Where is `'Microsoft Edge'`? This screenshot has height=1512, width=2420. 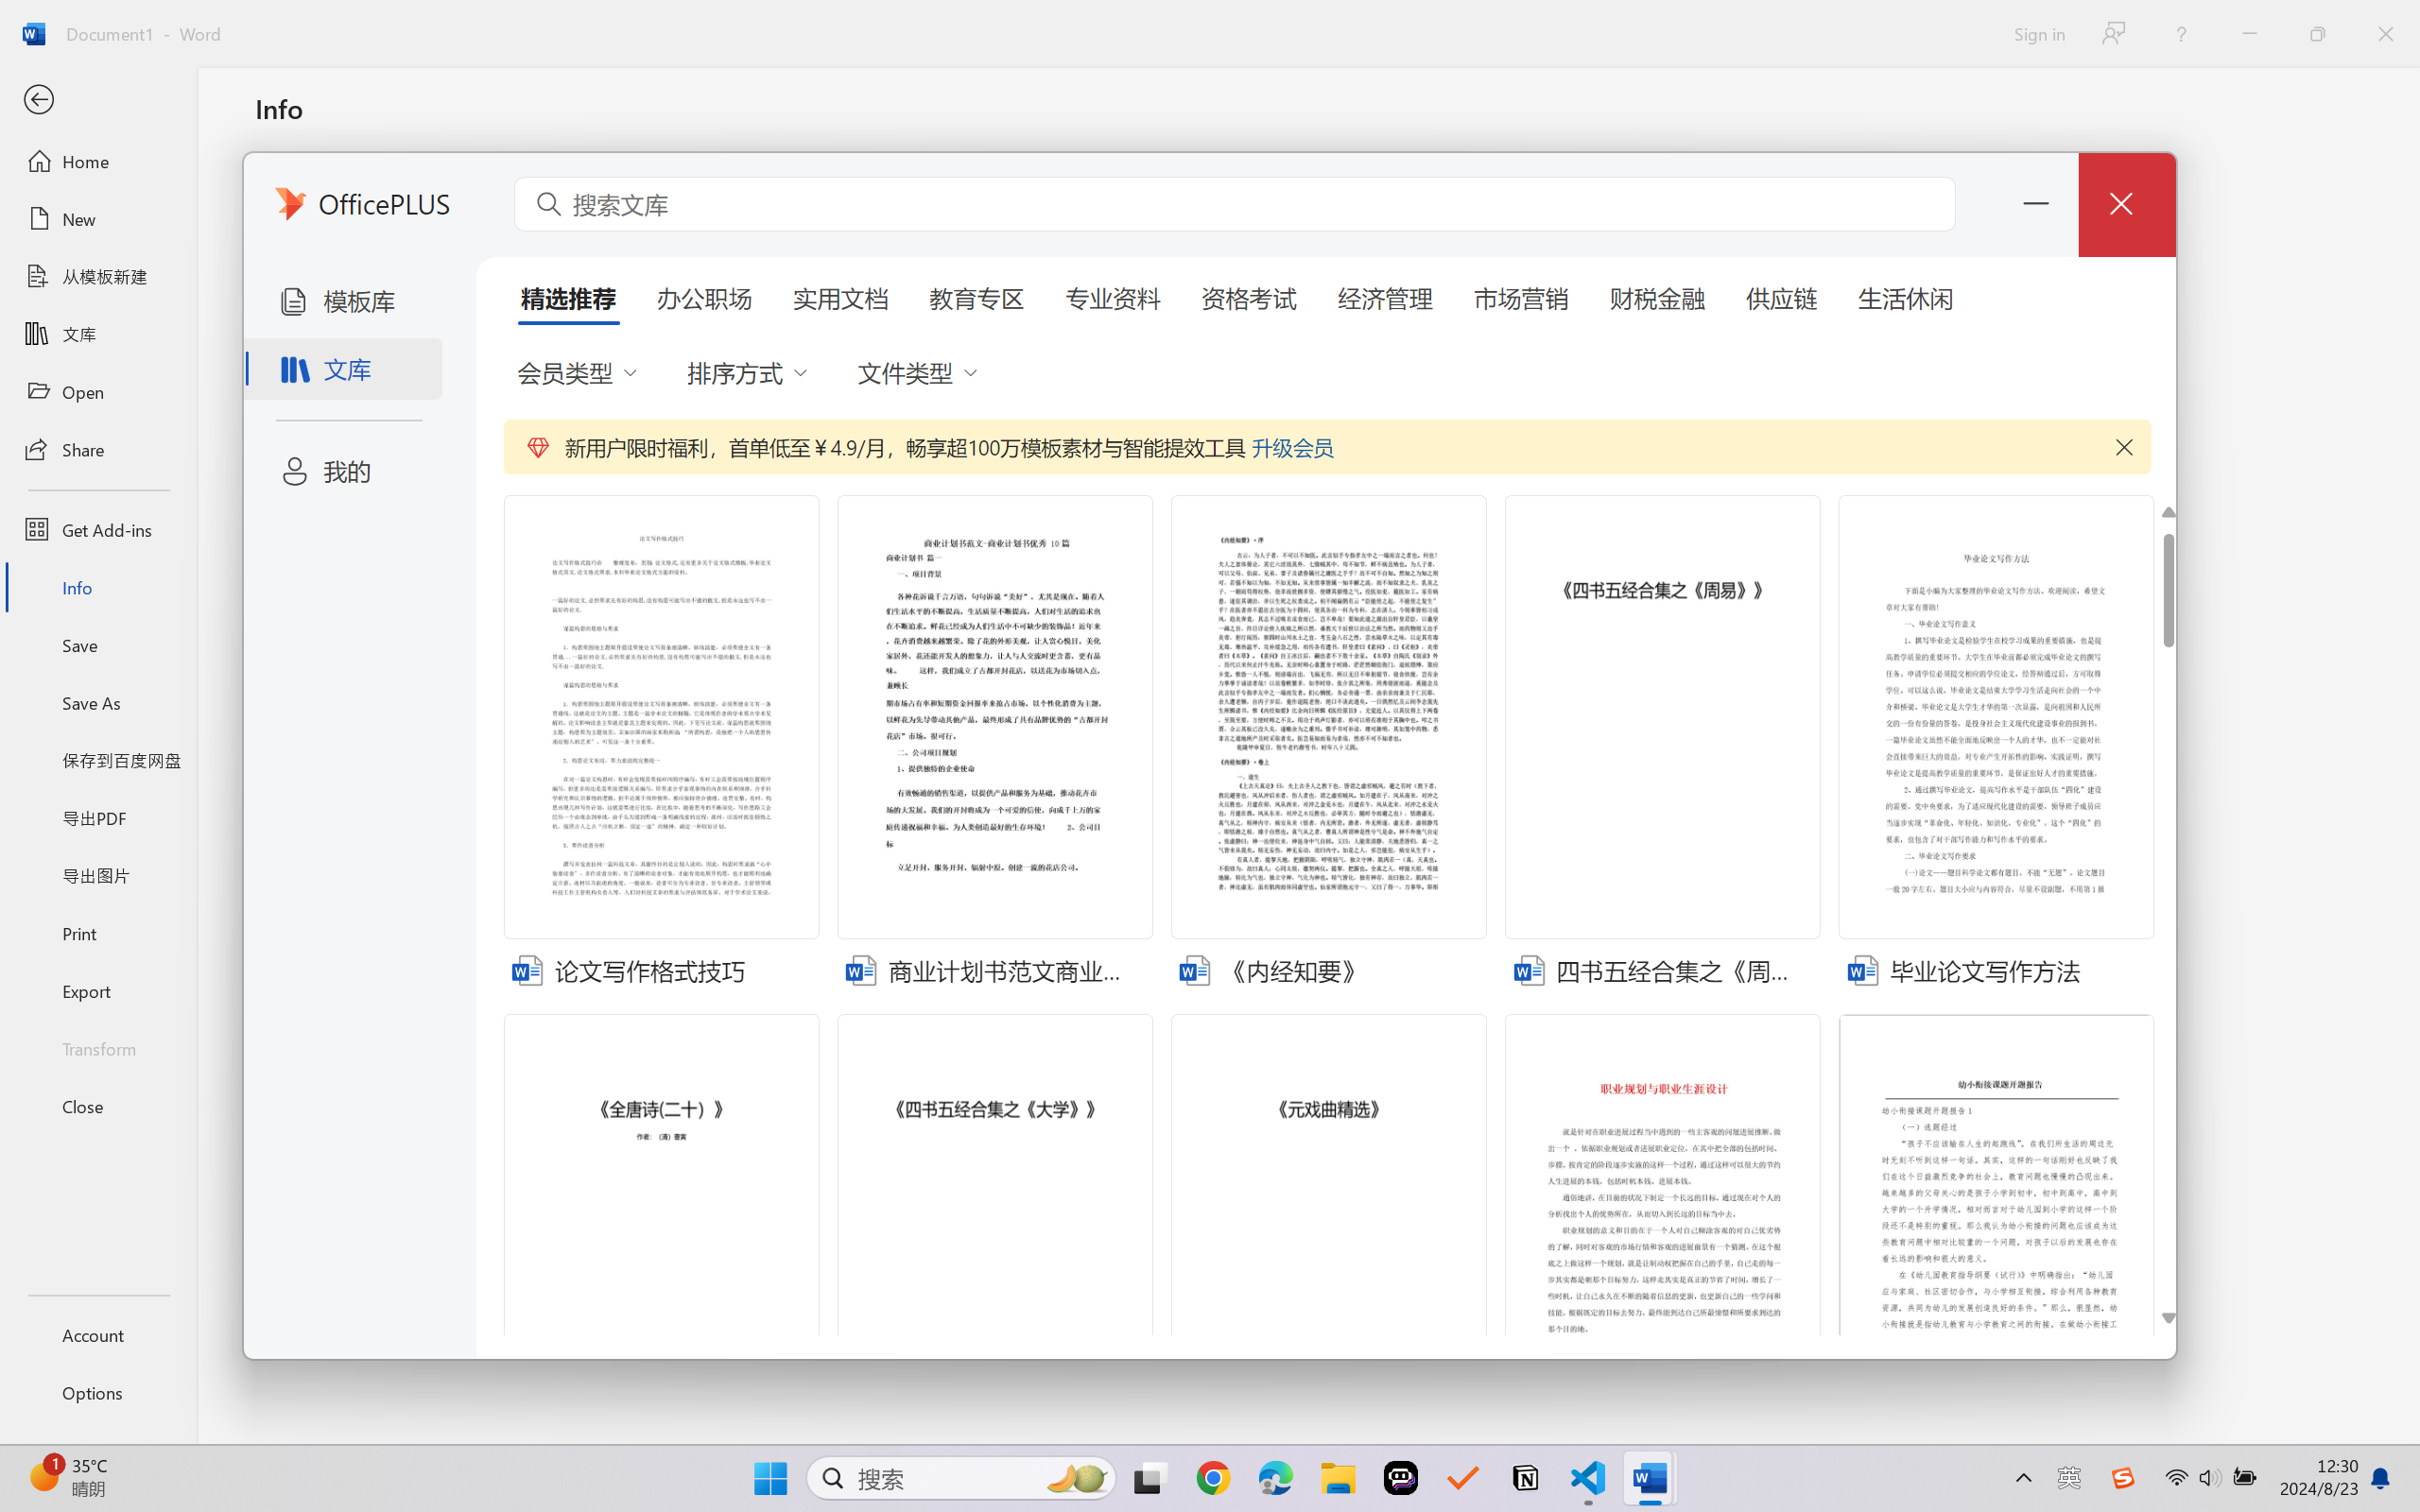
'Microsoft Edge' is located at coordinates (1275, 1478).